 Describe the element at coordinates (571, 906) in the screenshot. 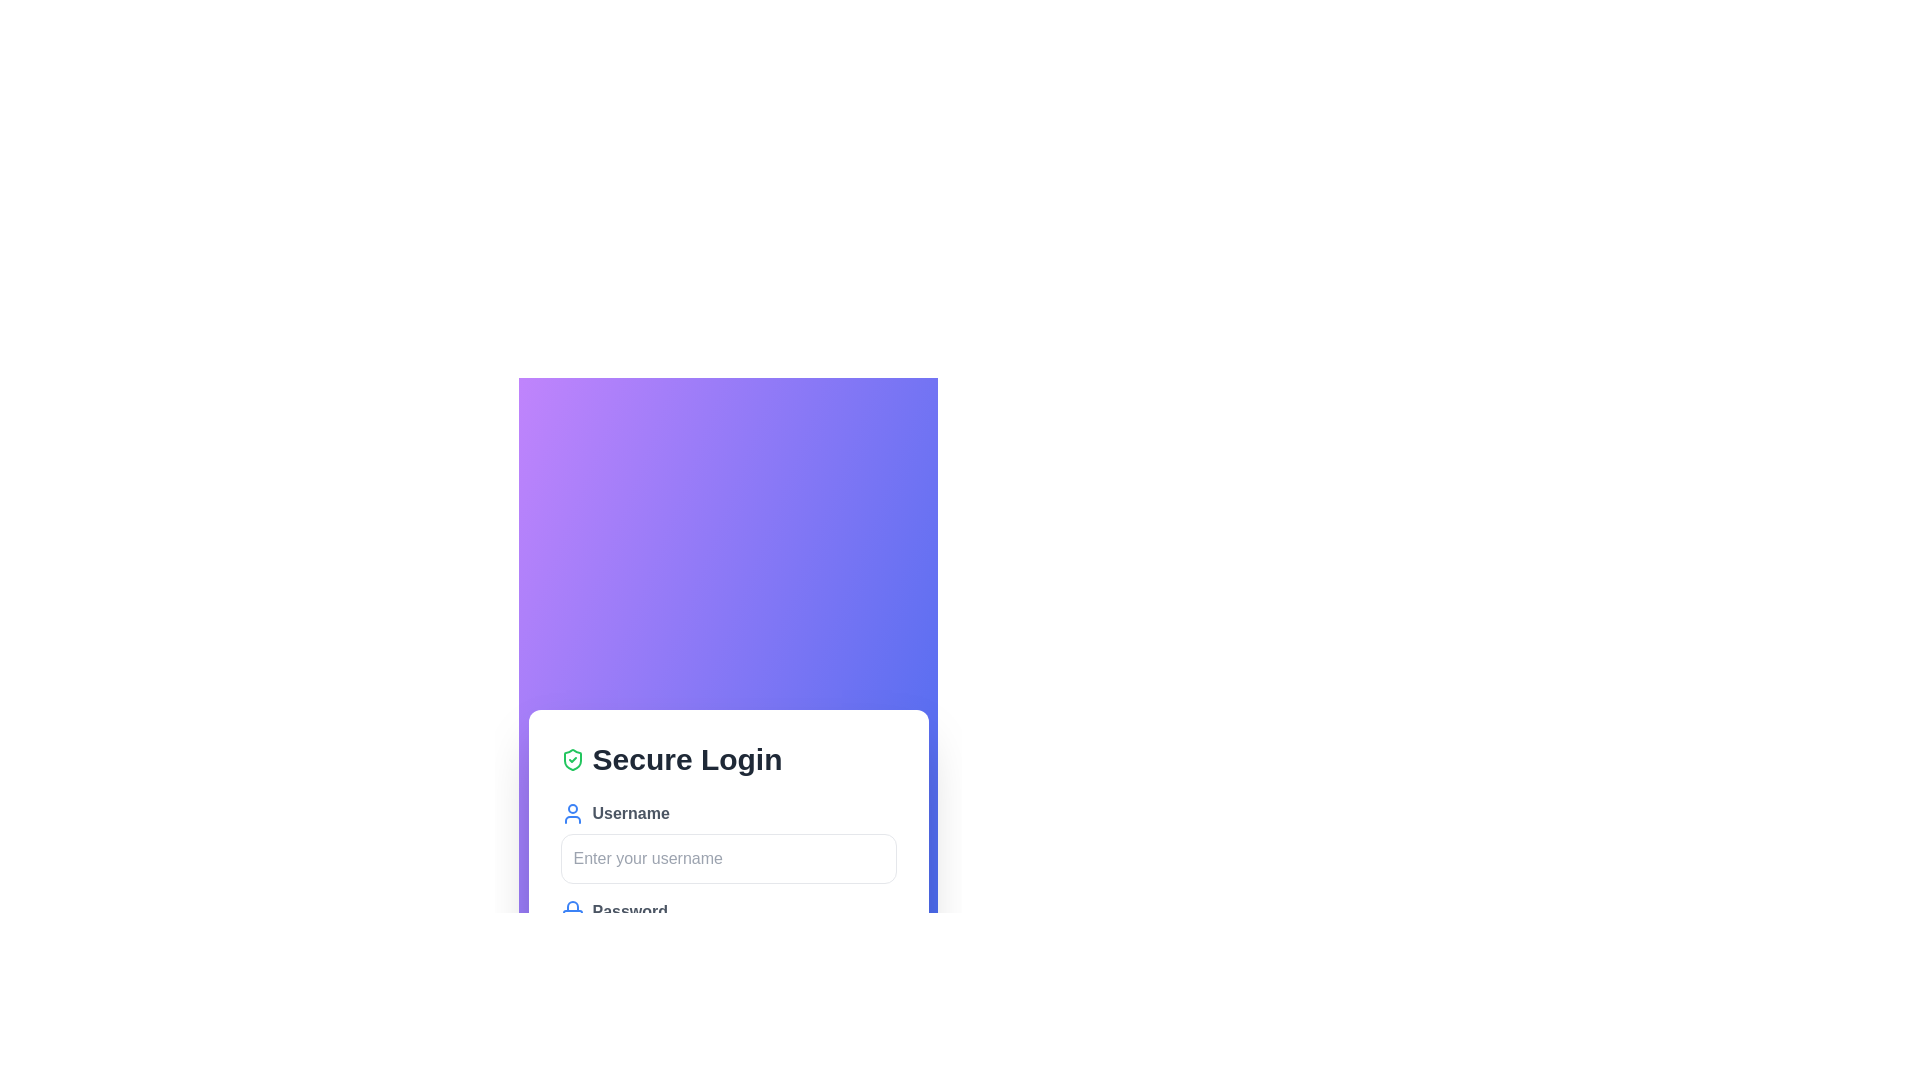

I see `the top arc of the lock icon, which is styled in blue and located to the left of the 'Secure Login' title` at that location.